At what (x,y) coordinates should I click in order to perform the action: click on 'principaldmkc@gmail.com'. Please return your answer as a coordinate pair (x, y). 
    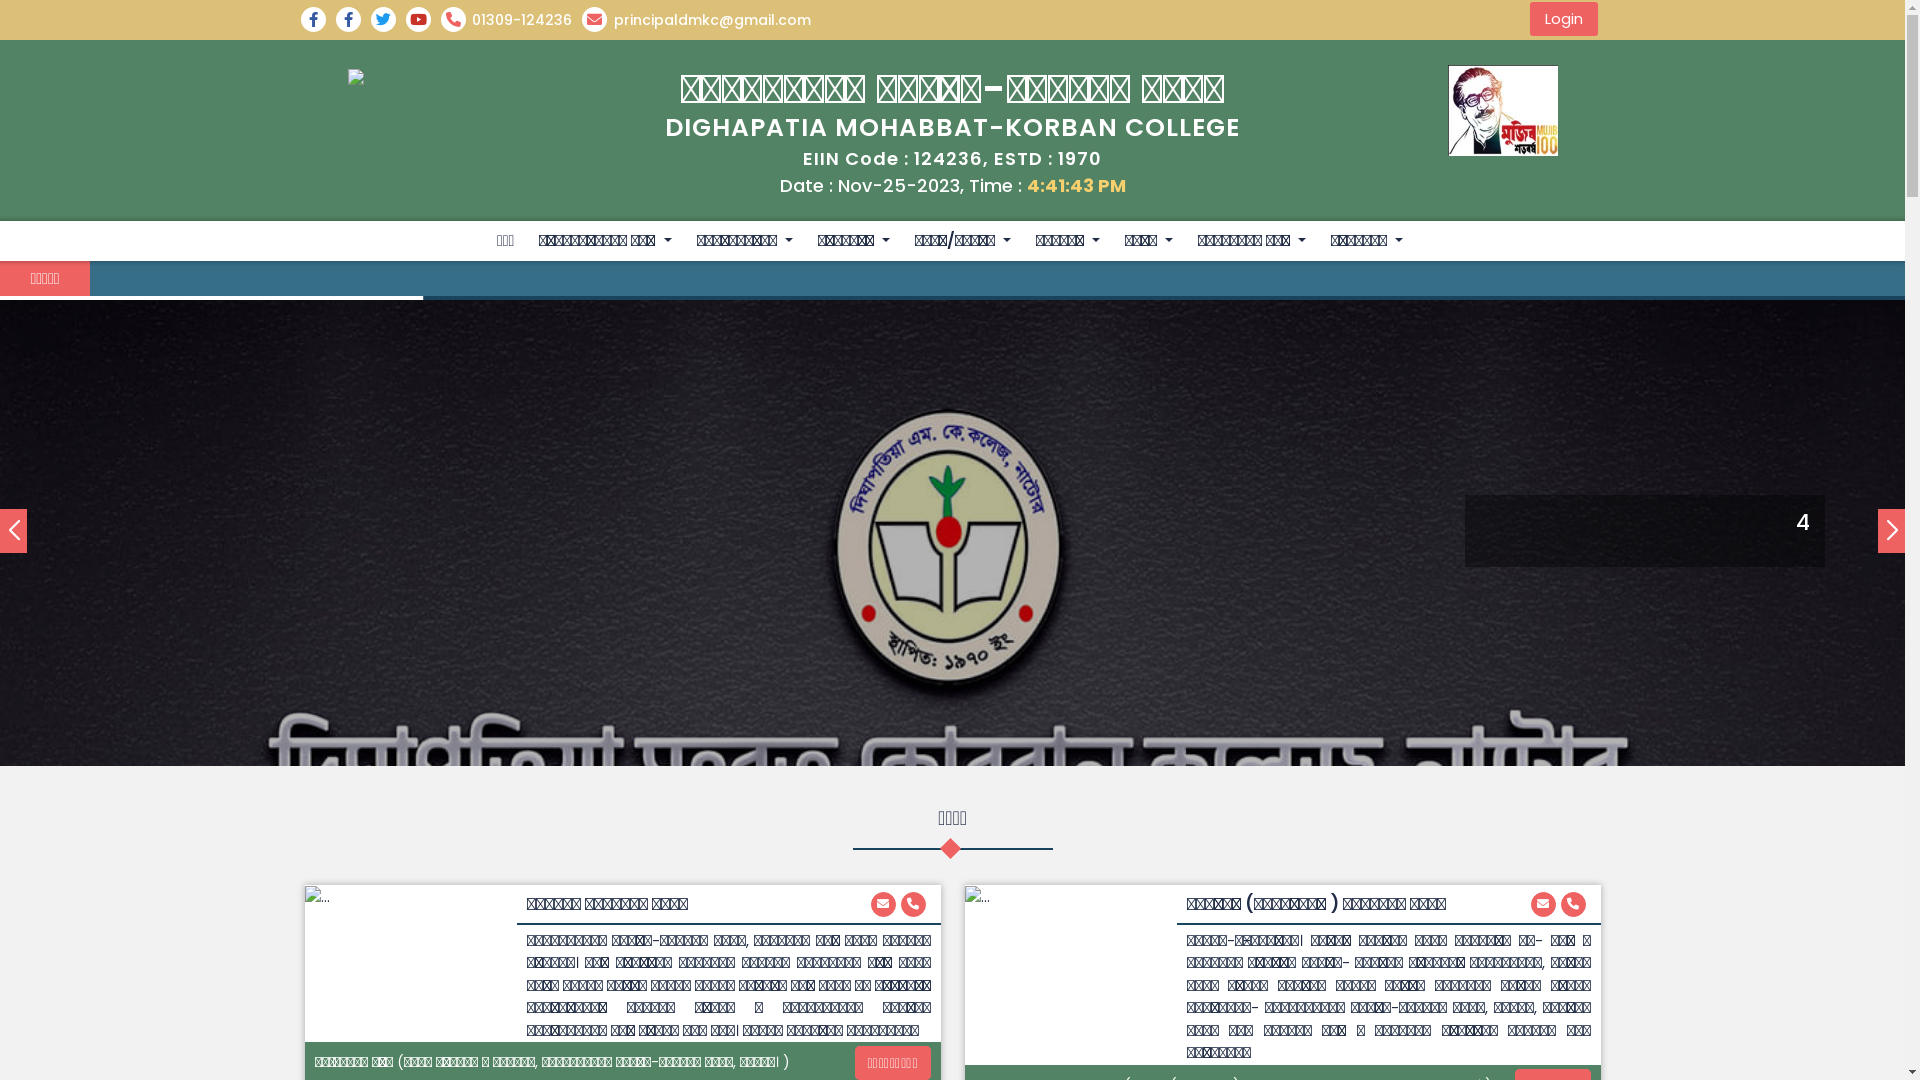
    Looking at the image, I should click on (701, 19).